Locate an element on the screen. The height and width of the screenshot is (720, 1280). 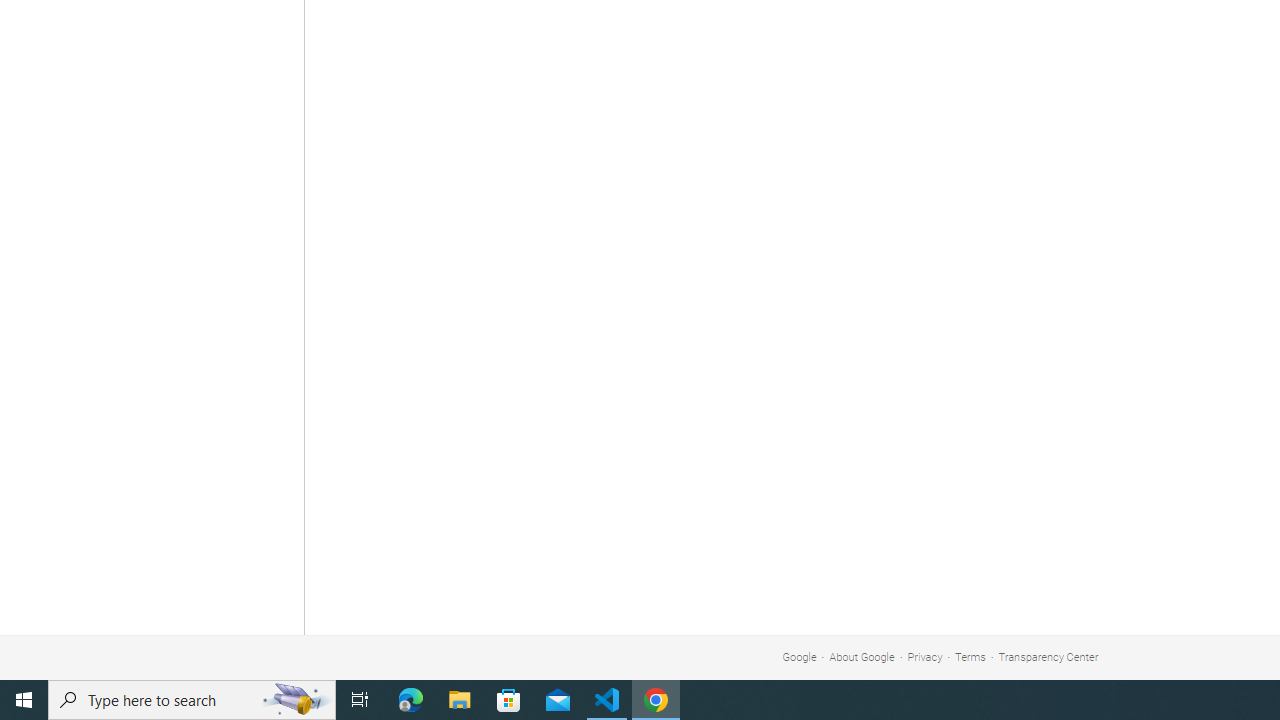
'Google' is located at coordinates (798, 657).